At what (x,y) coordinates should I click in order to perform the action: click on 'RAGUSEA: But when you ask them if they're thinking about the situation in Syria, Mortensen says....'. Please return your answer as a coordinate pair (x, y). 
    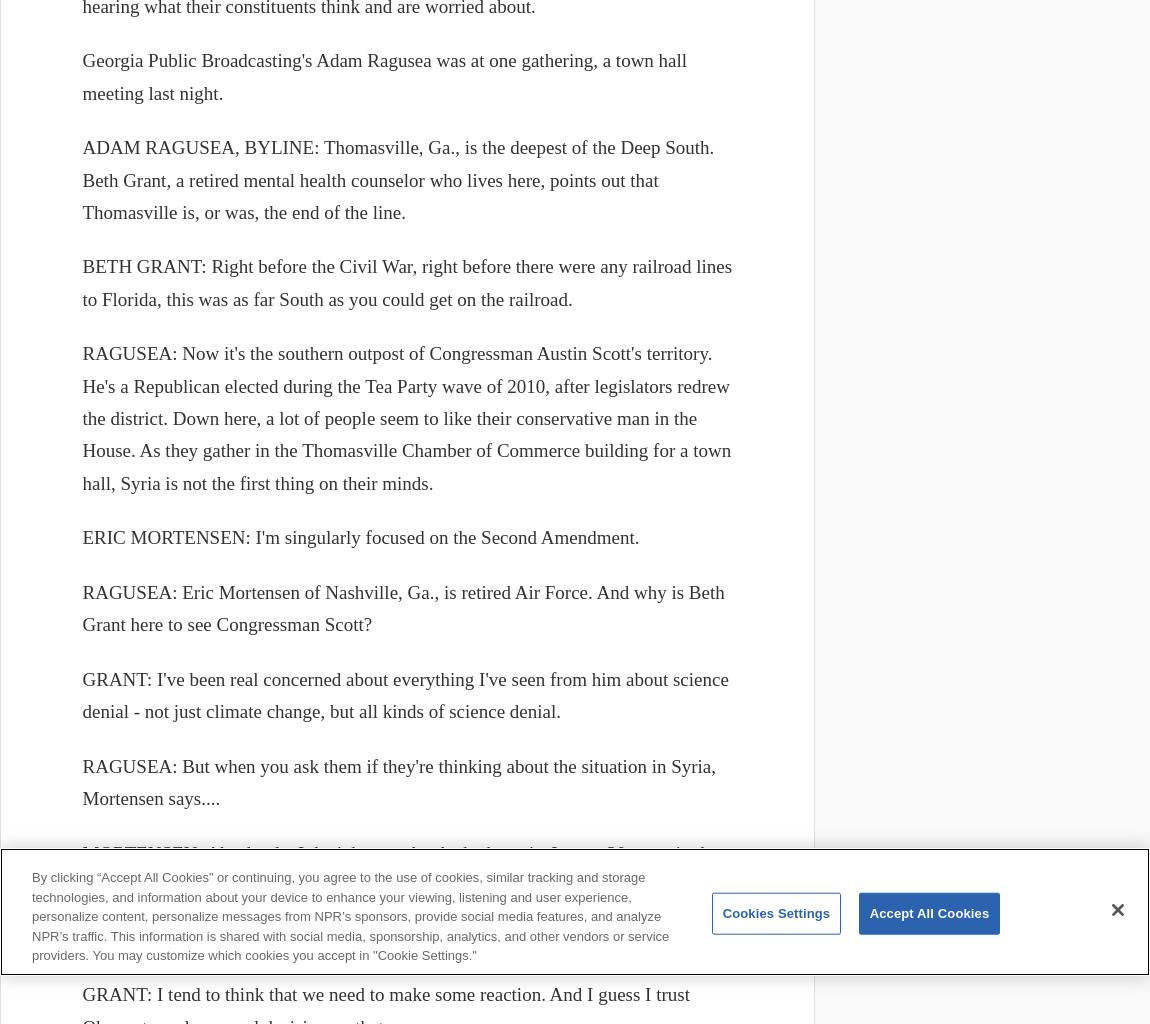
    Looking at the image, I should click on (399, 782).